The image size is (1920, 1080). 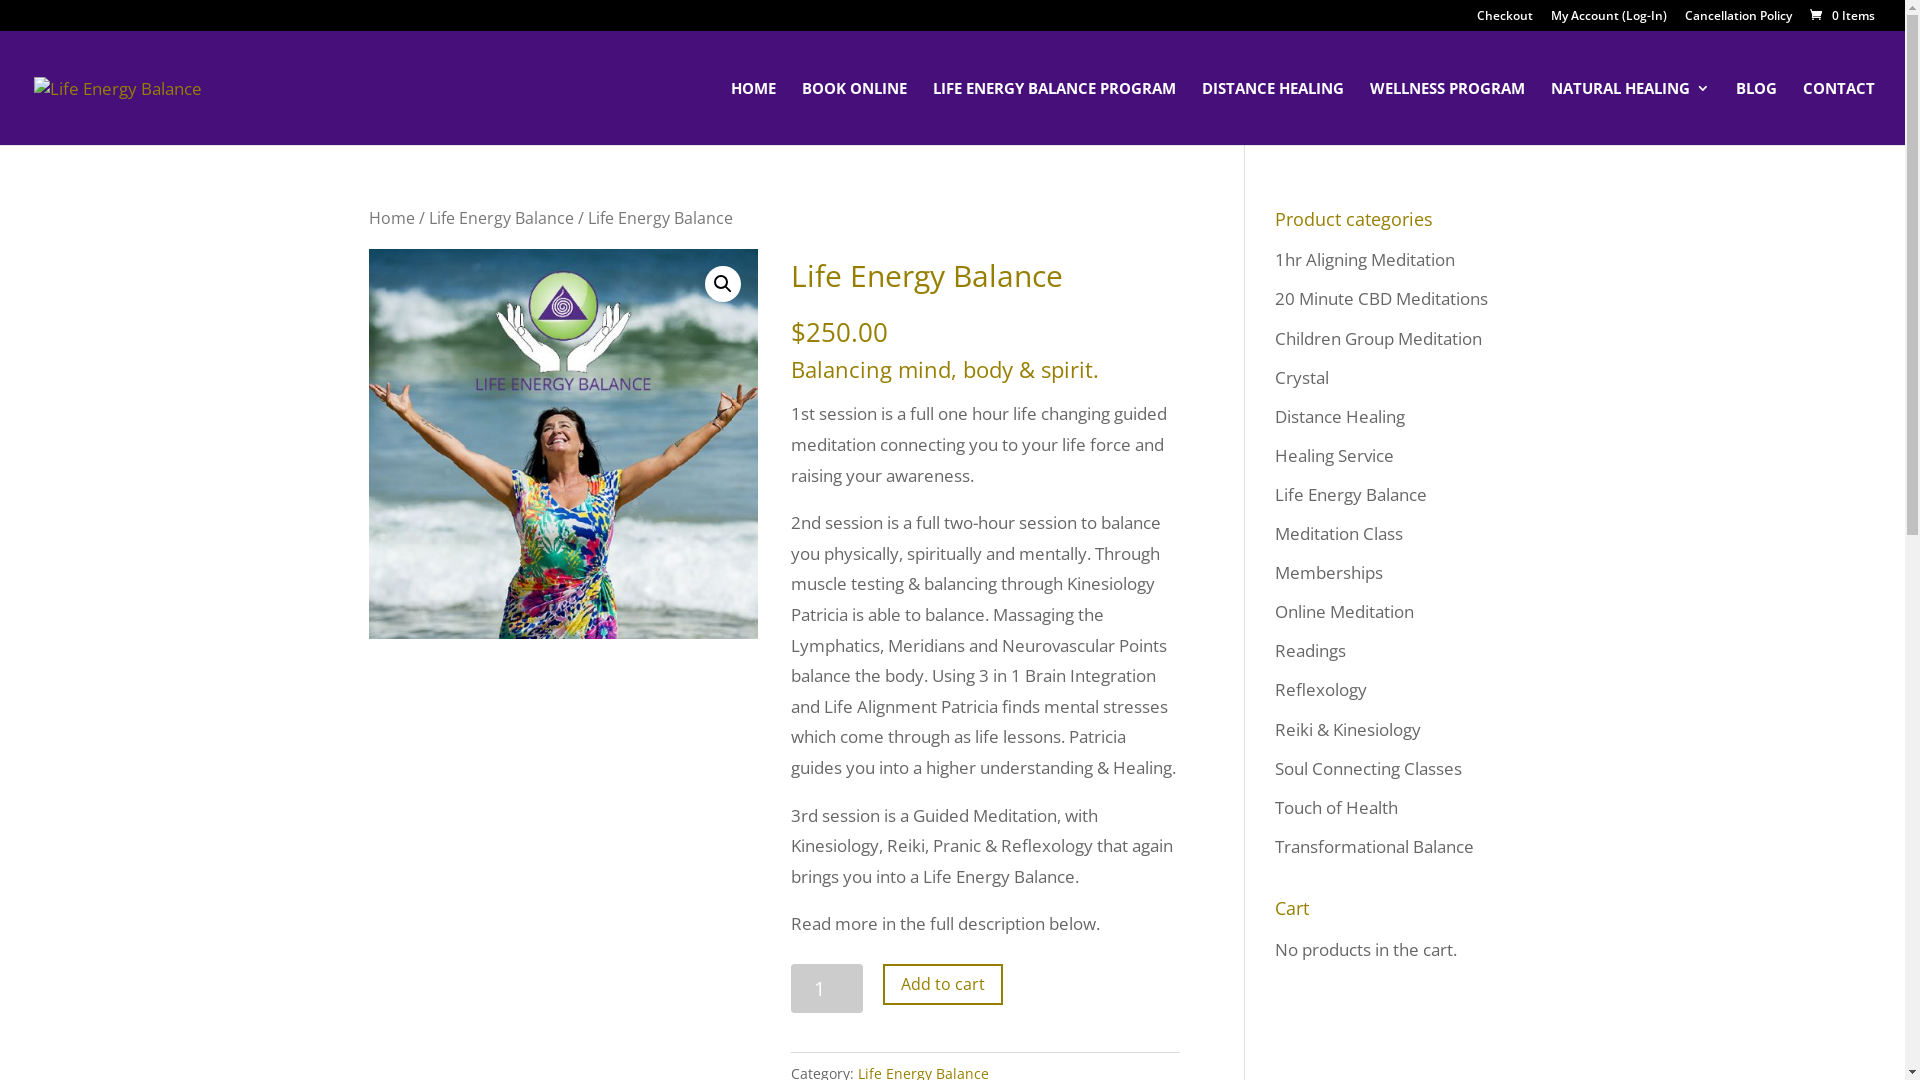 I want to click on 'Qty', so click(x=827, y=987).